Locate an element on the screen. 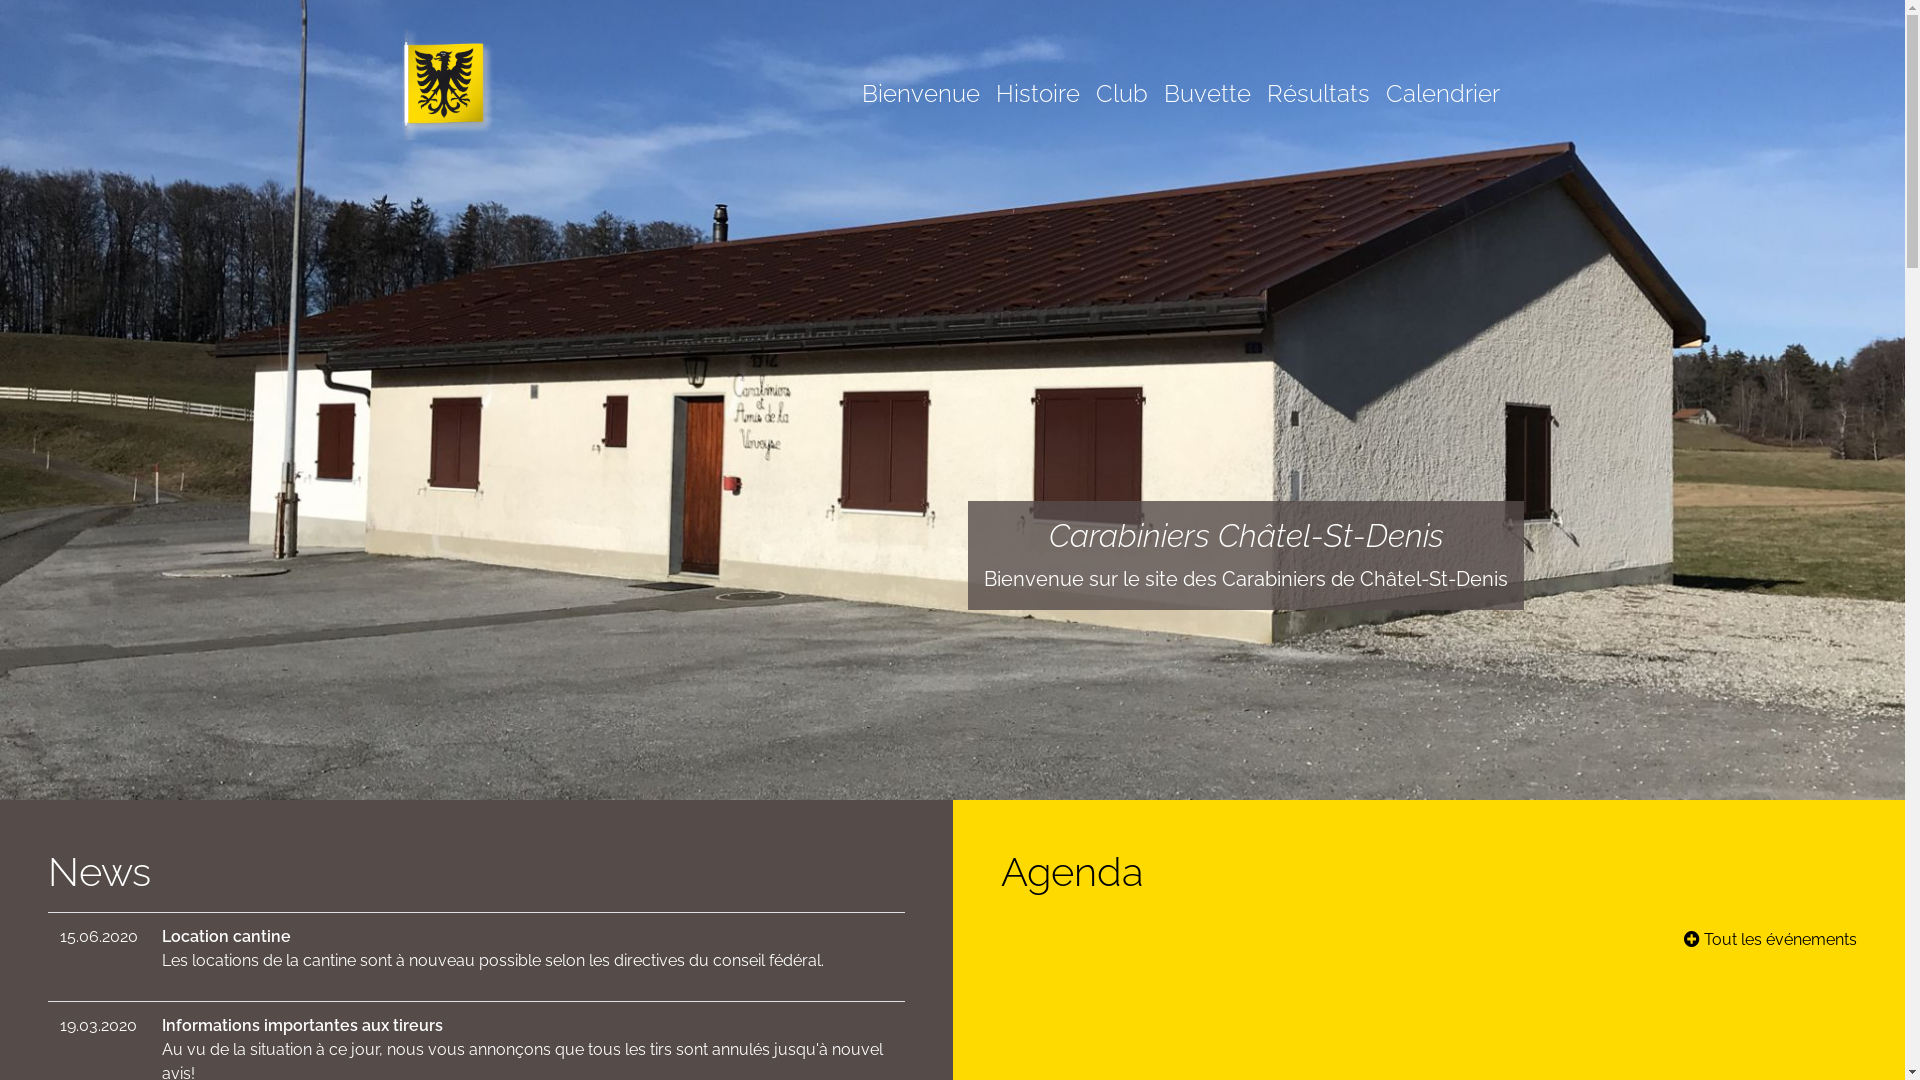 This screenshot has height=1080, width=1920. 'Buvette' is located at coordinates (1156, 75).